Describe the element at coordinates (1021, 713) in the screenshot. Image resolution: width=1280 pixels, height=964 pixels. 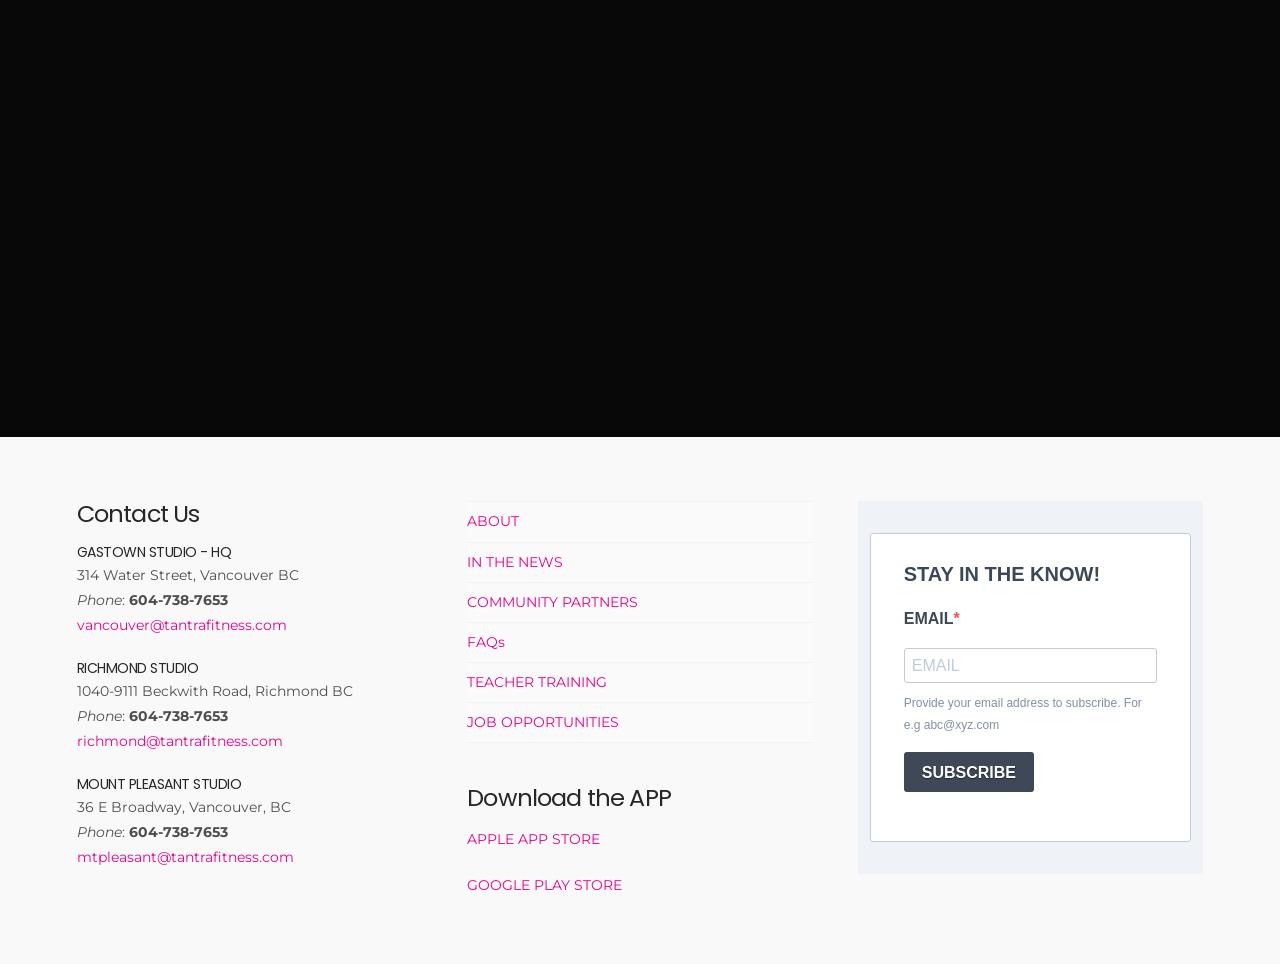
I see `'Provide your email address to subscribe. For e.g abc@xyz.com'` at that location.